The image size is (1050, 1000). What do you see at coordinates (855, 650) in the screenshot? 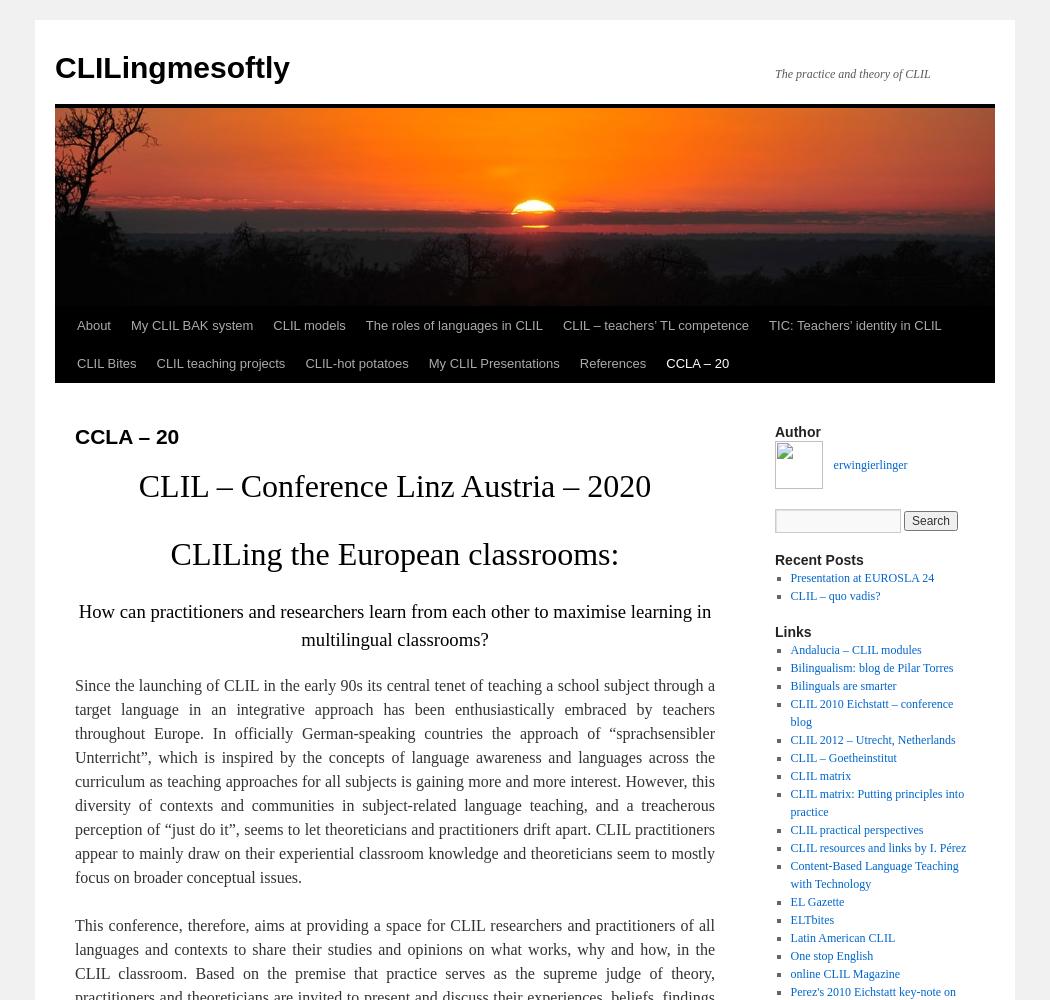
I see `'Andalucia – CLIL modules'` at bounding box center [855, 650].